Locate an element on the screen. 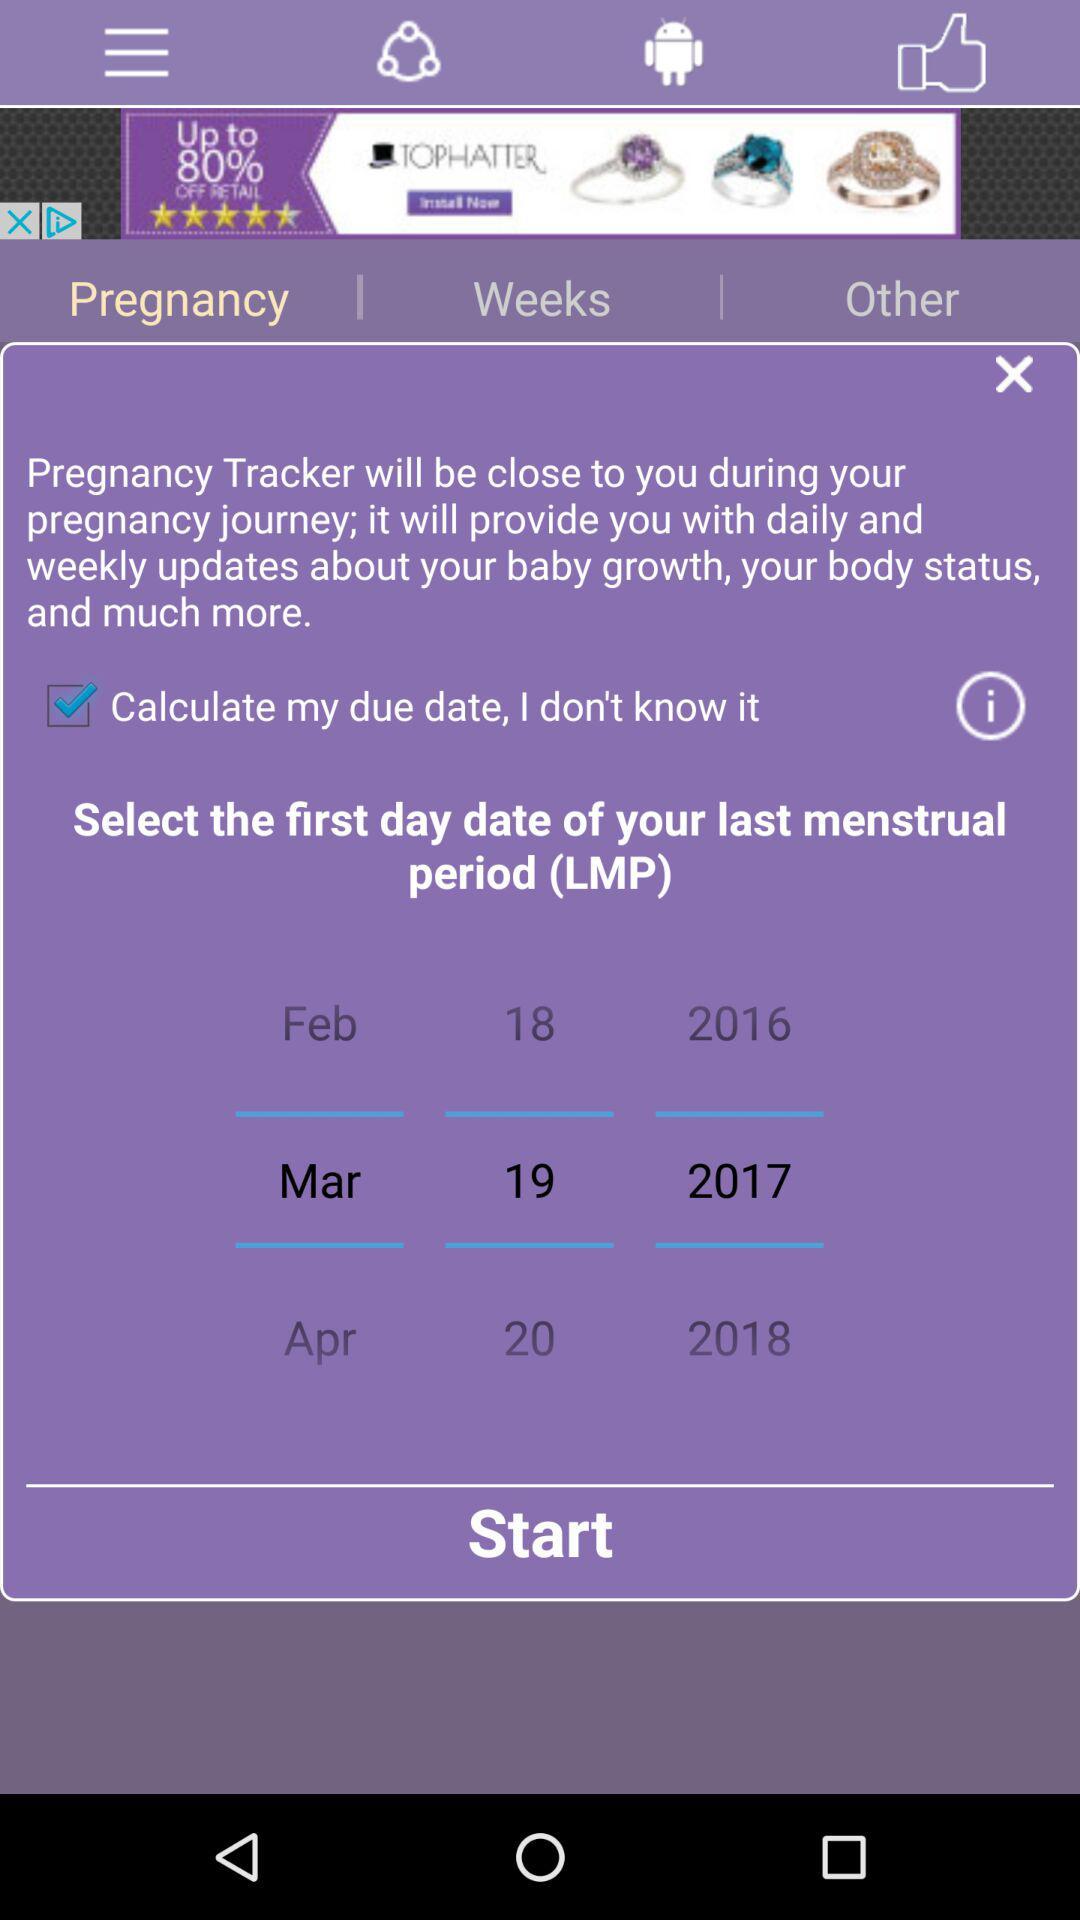  exit the window is located at coordinates (1036, 380).